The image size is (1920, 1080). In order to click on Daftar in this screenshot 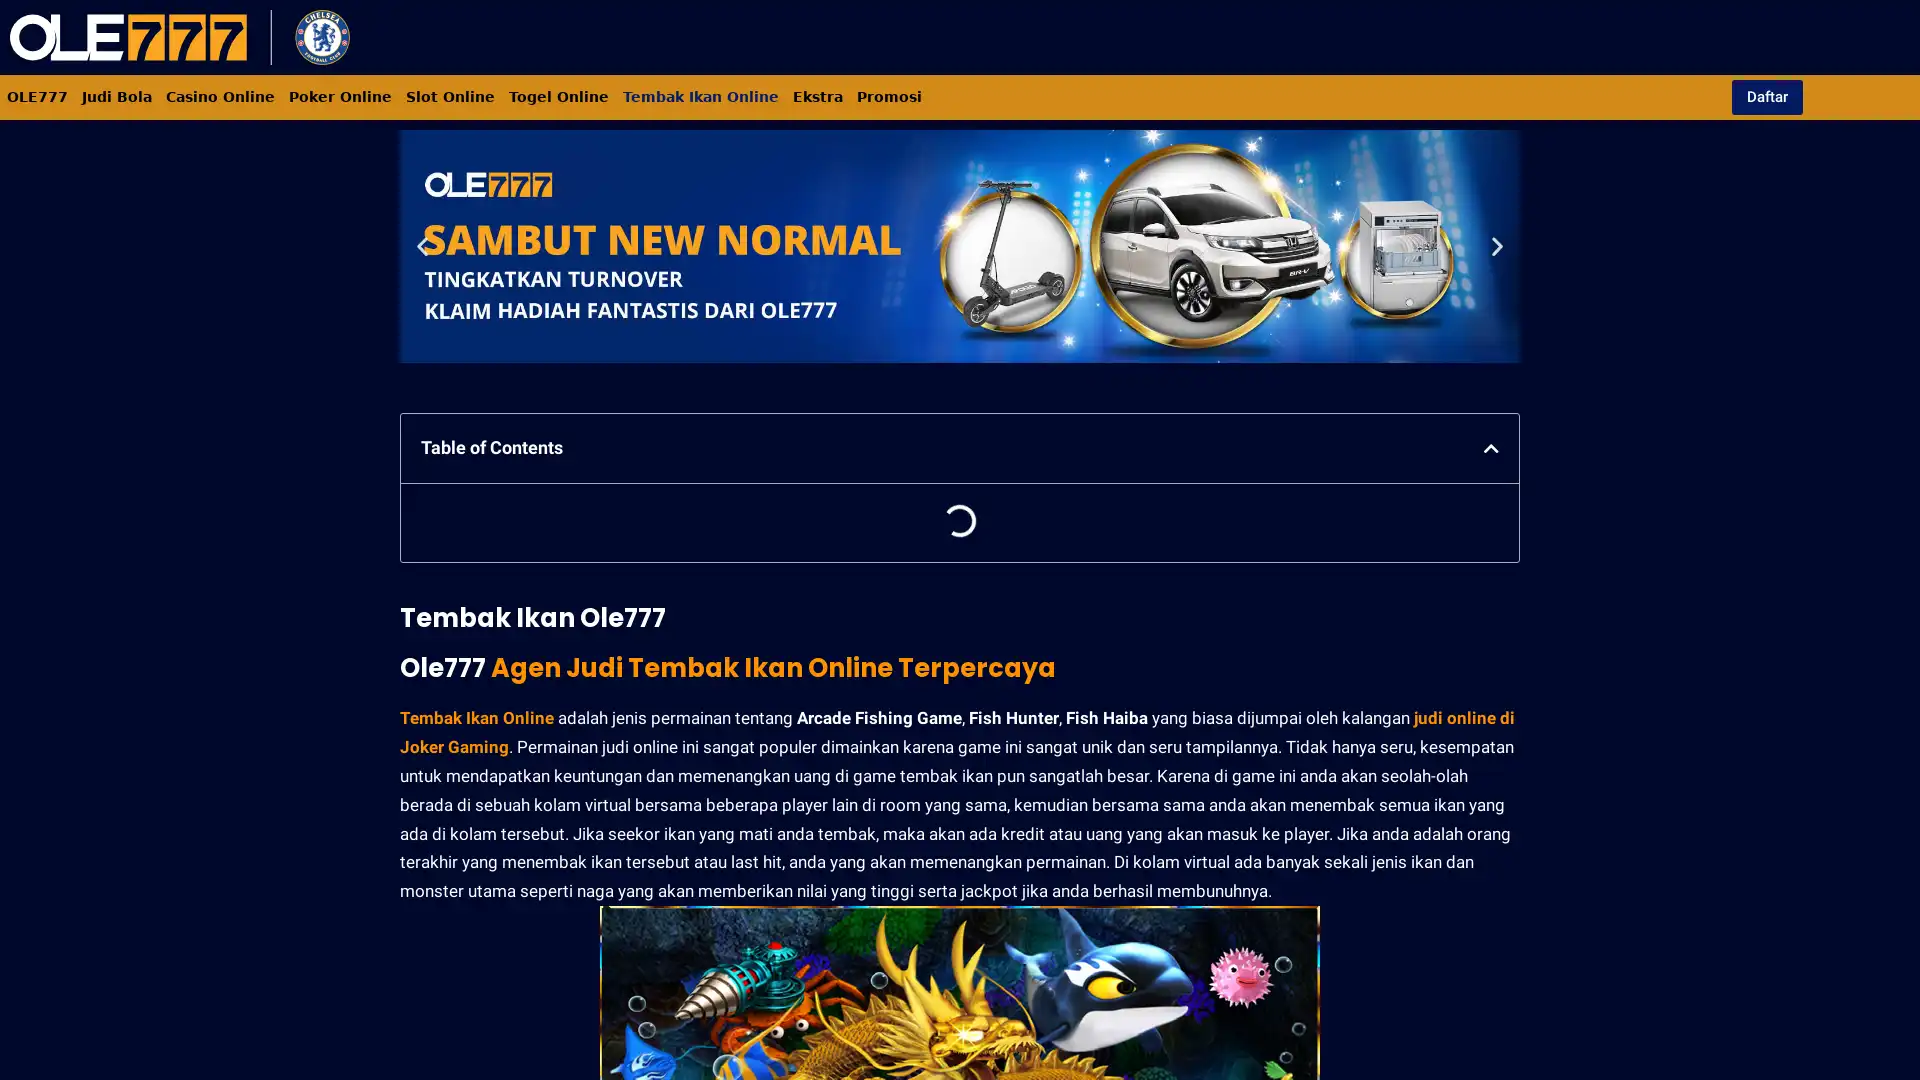, I will do `click(1766, 96)`.